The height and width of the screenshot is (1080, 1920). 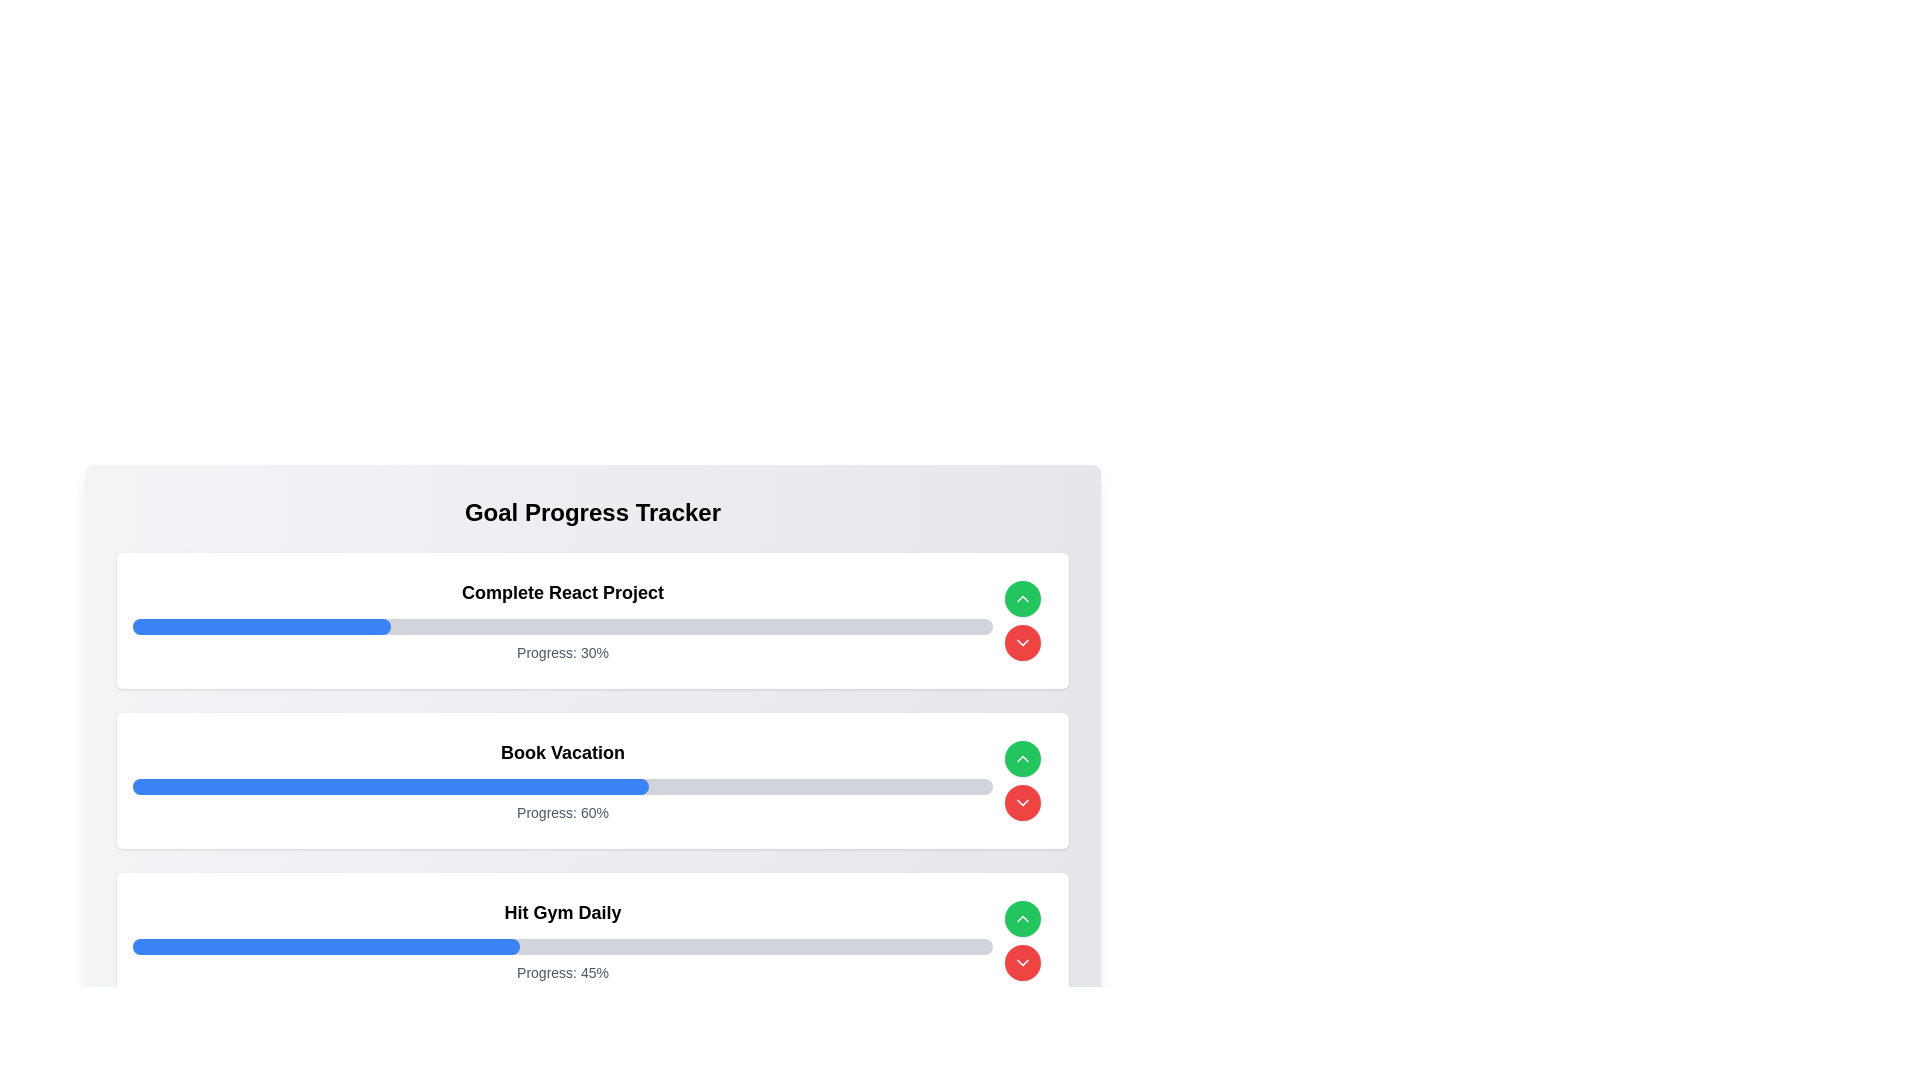 I want to click on the circular red button with a white downwards chevron icon located in the bottom-right corner of the 'Hit Gym Daily' progress tracker row to observe its hover effect, so click(x=1022, y=962).